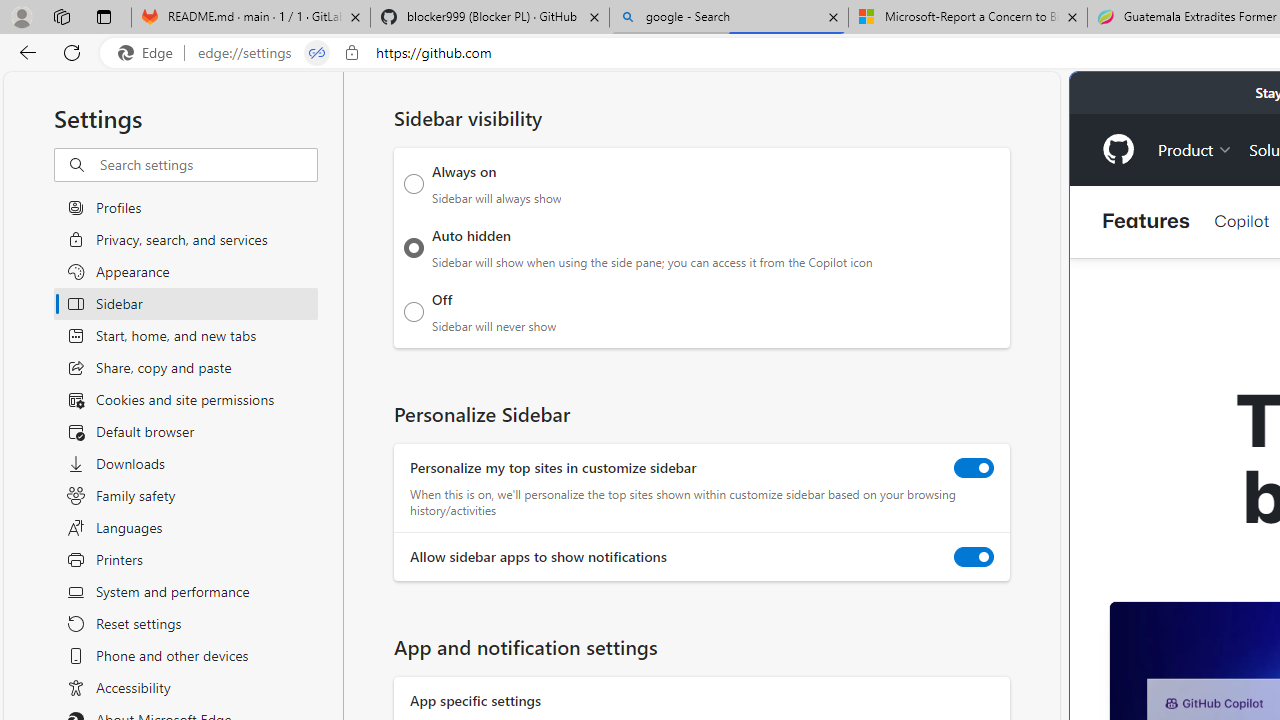 This screenshot has width=1280, height=720. I want to click on 'Product', so click(1195, 148).